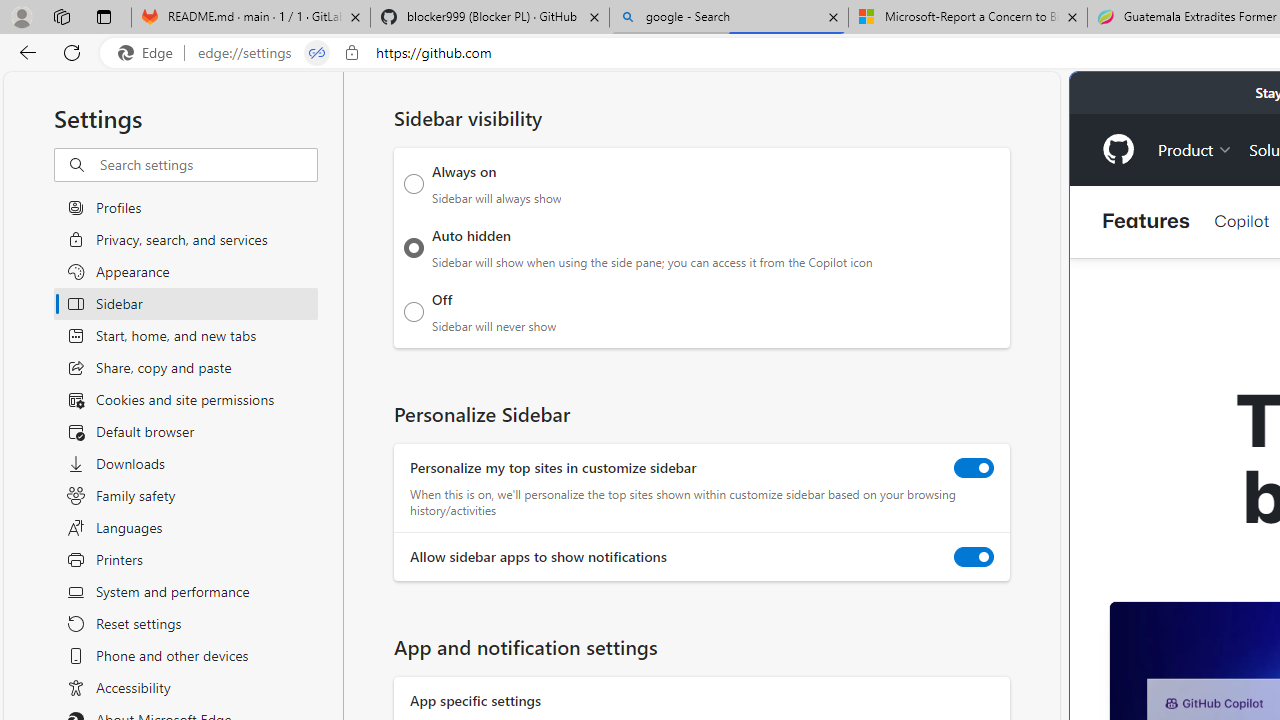 This screenshot has width=1280, height=720. I want to click on 'Product', so click(1195, 148).